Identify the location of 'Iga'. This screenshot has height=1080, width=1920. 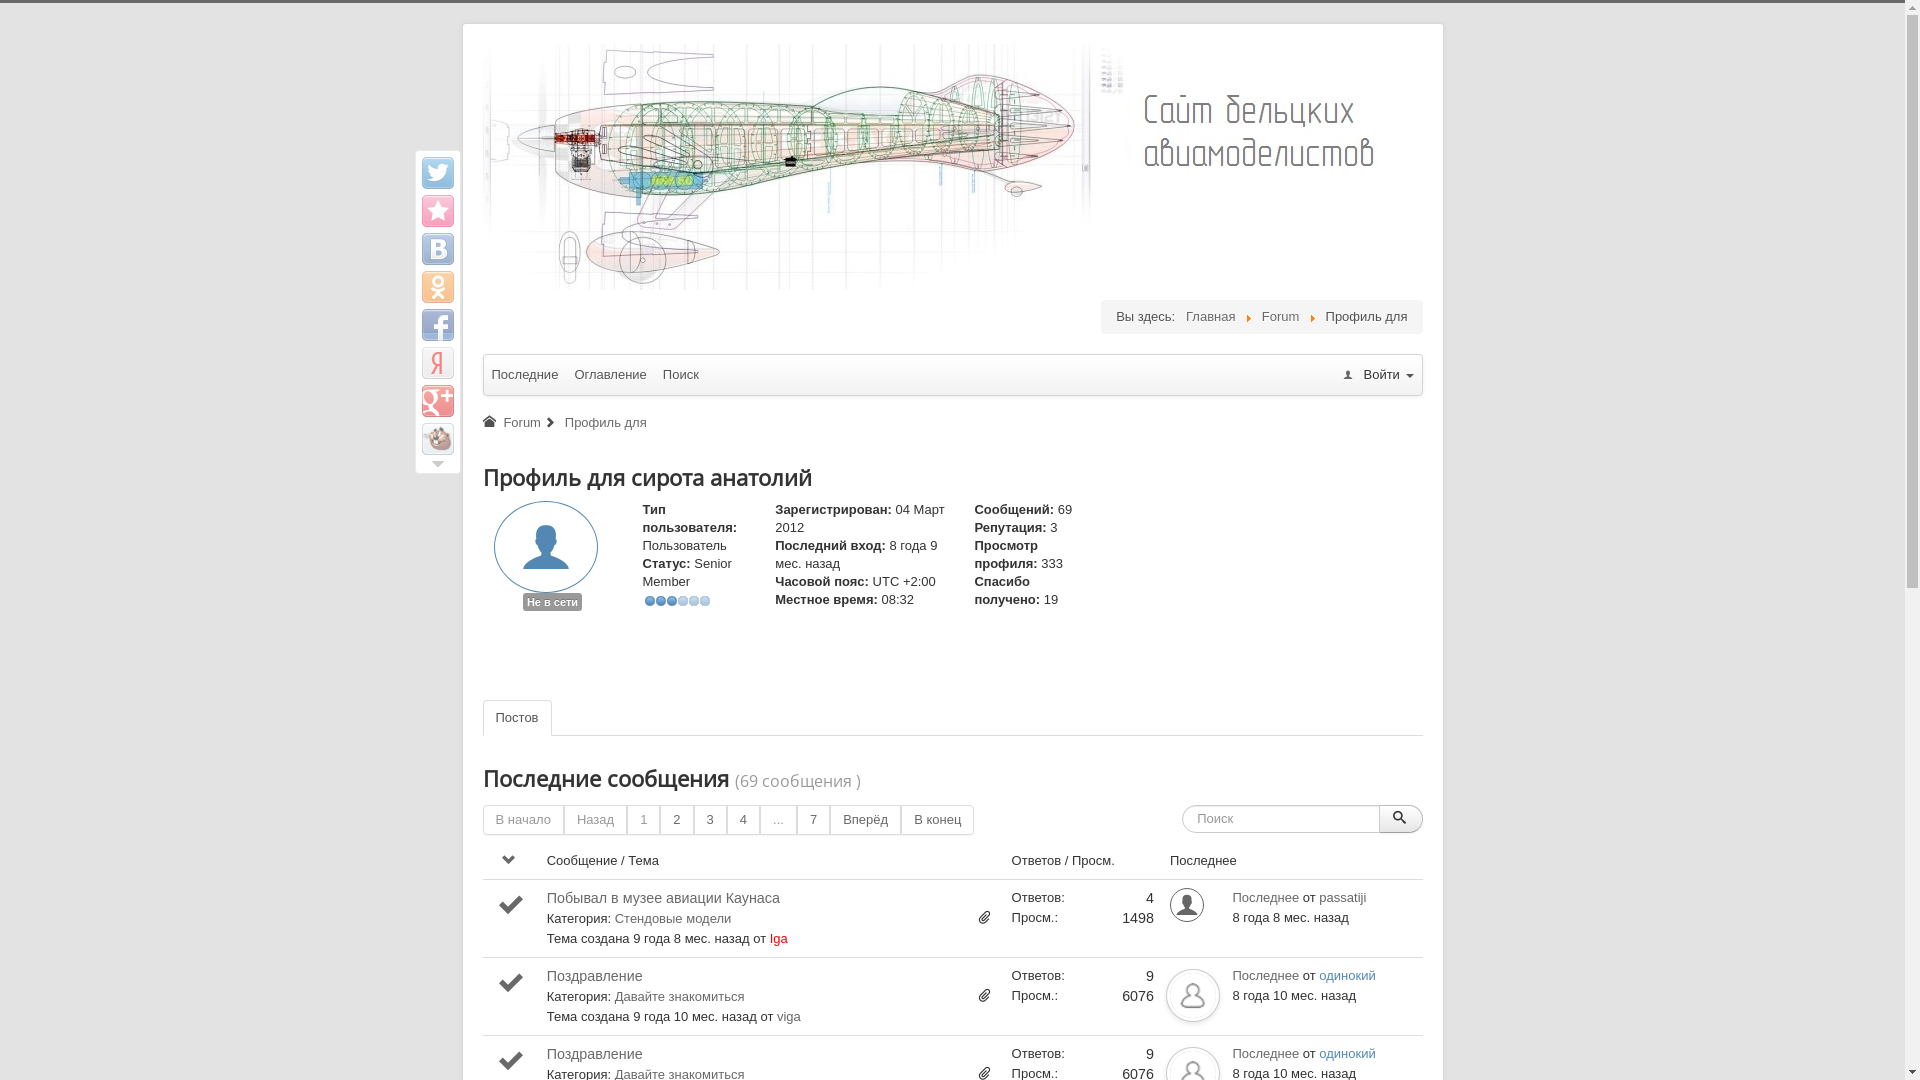
(777, 938).